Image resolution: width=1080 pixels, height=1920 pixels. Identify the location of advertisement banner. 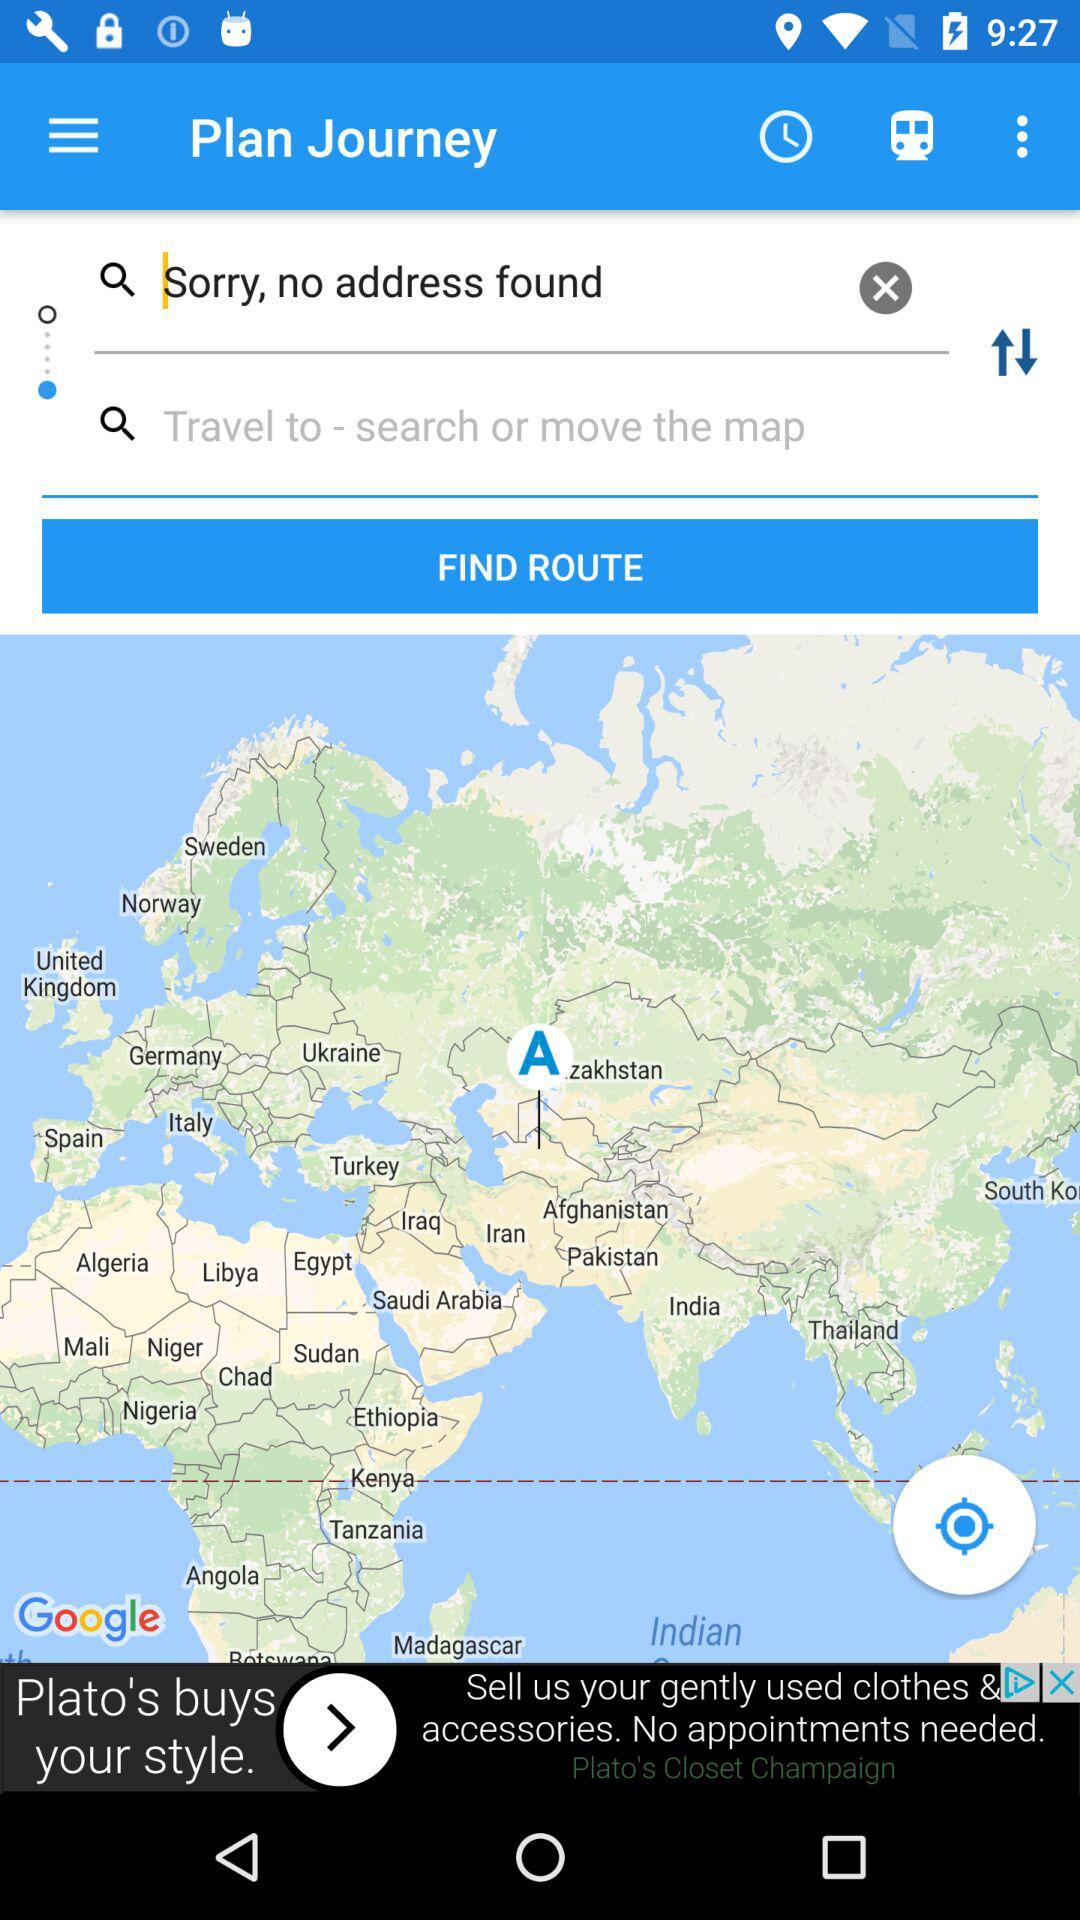
(540, 1727).